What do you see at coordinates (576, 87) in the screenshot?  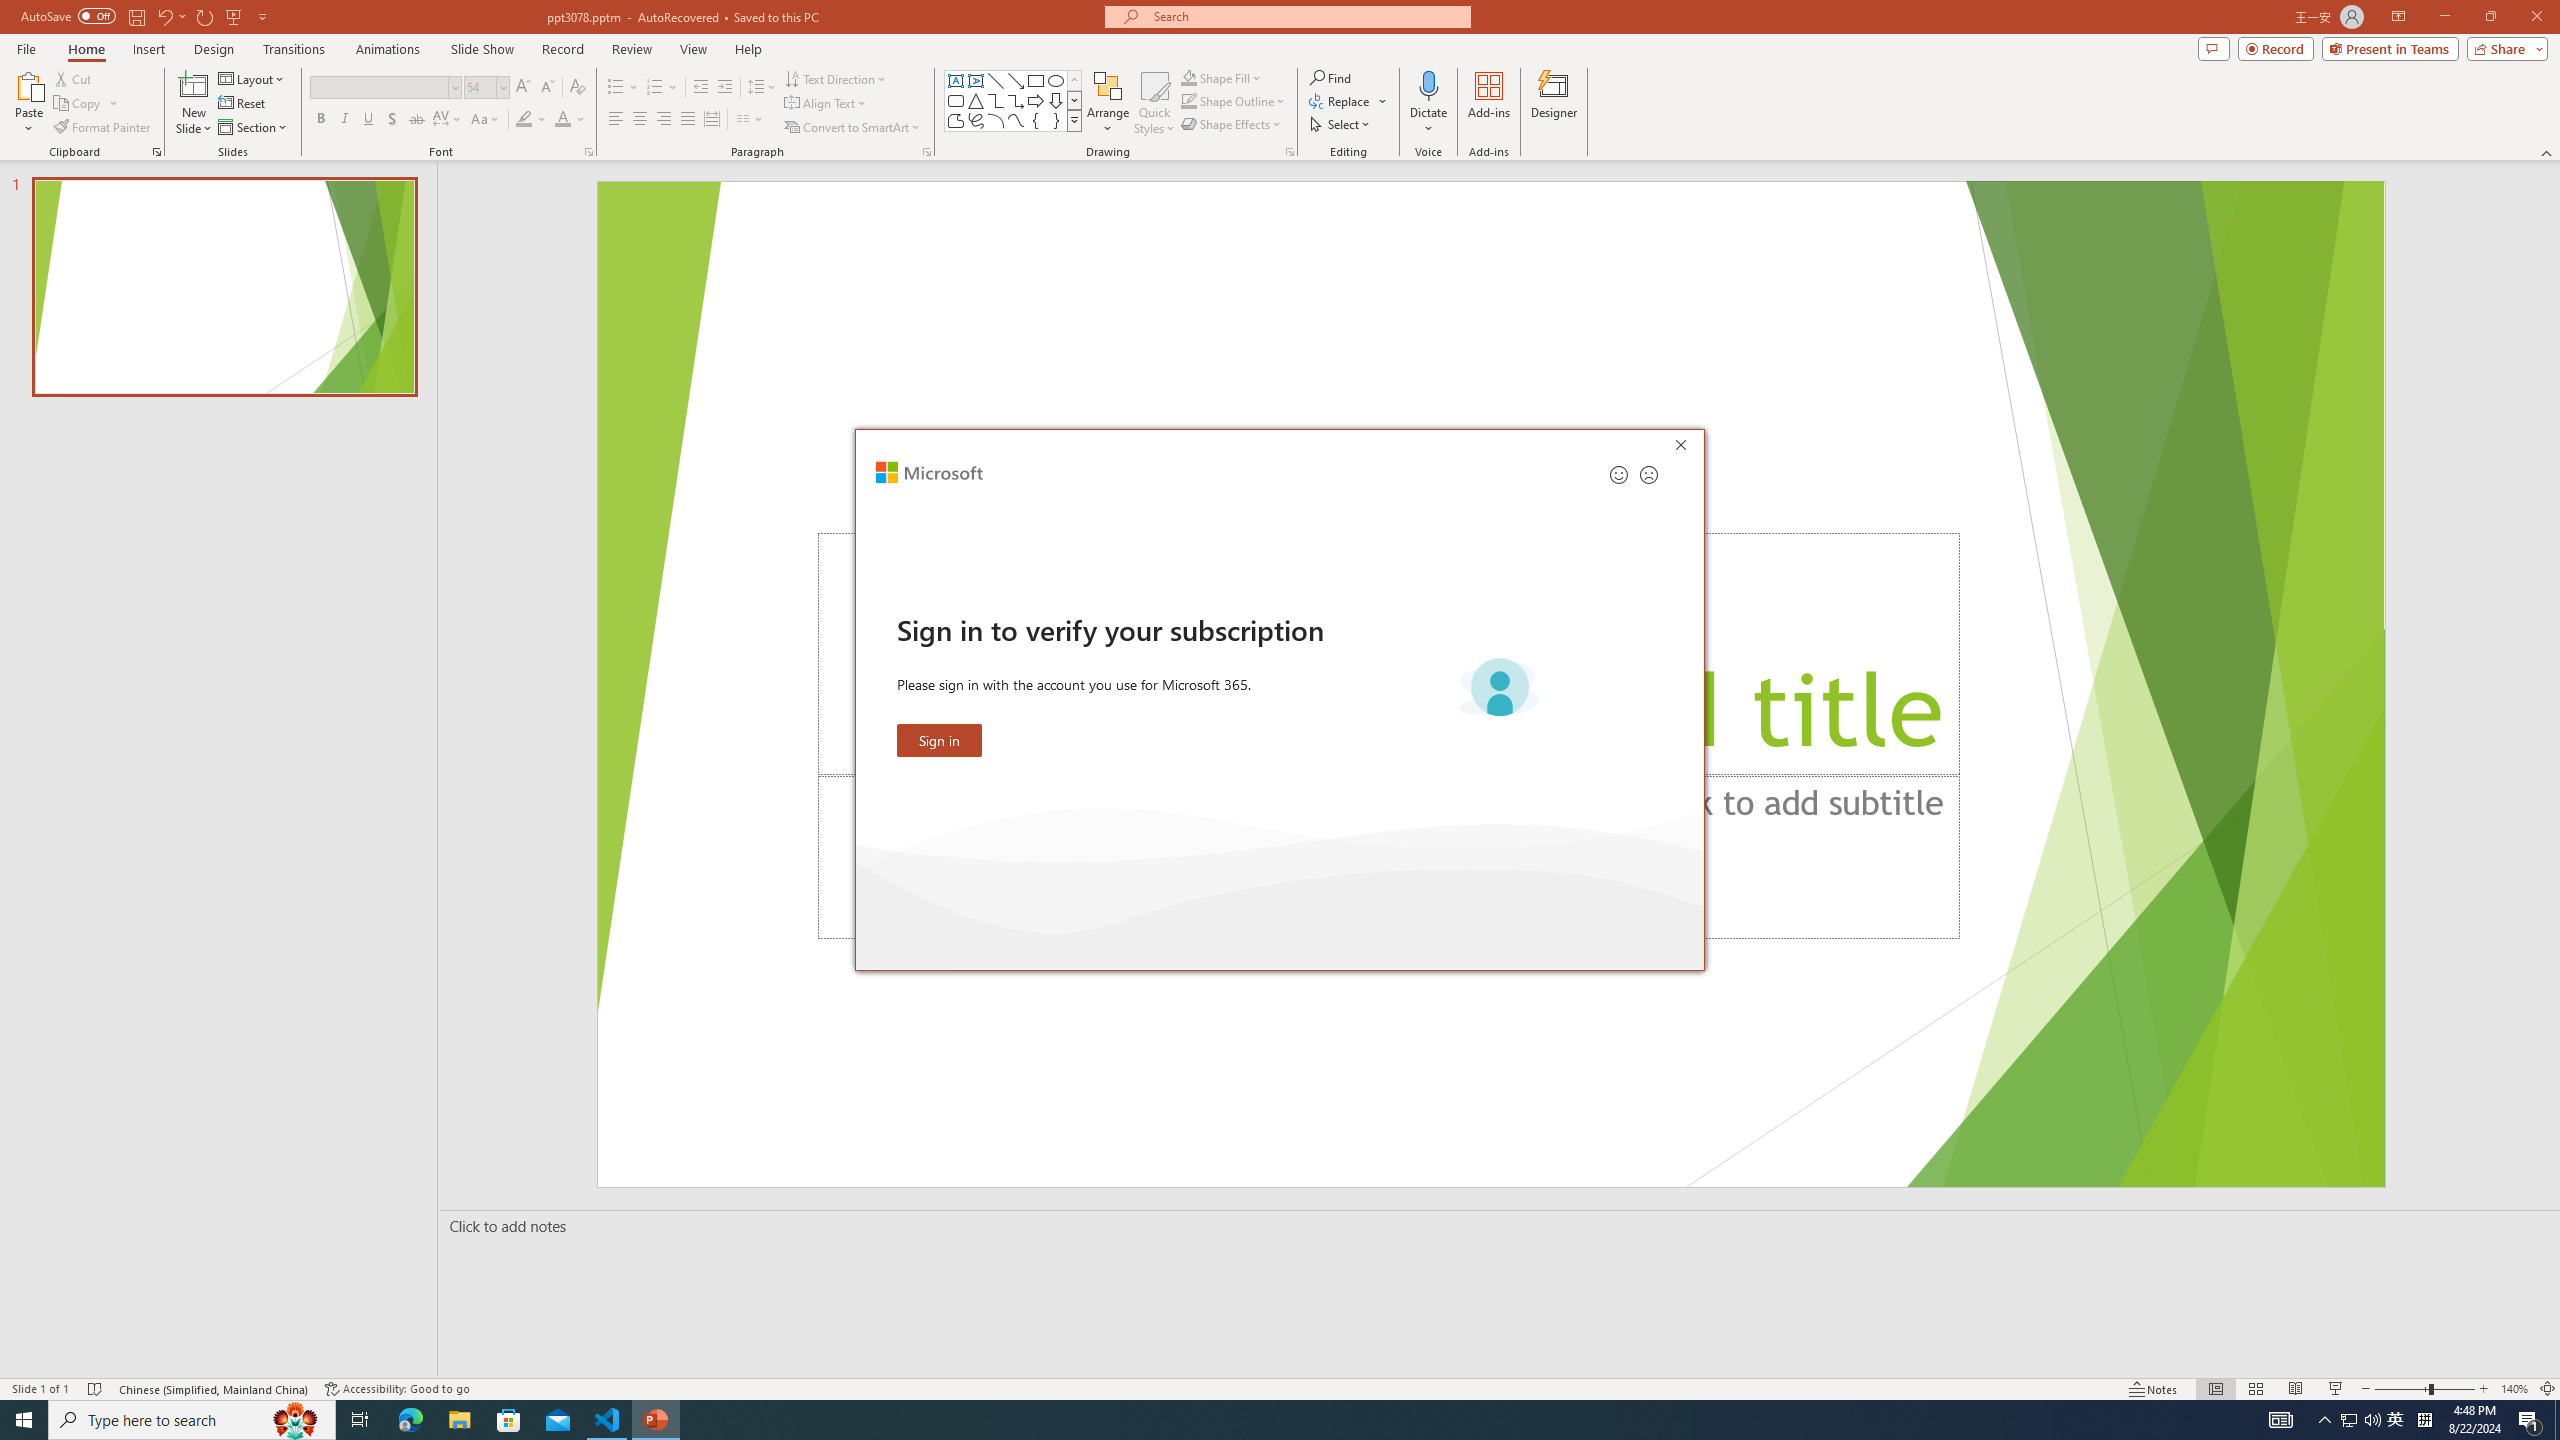 I see `'Clear Formatting'` at bounding box center [576, 87].